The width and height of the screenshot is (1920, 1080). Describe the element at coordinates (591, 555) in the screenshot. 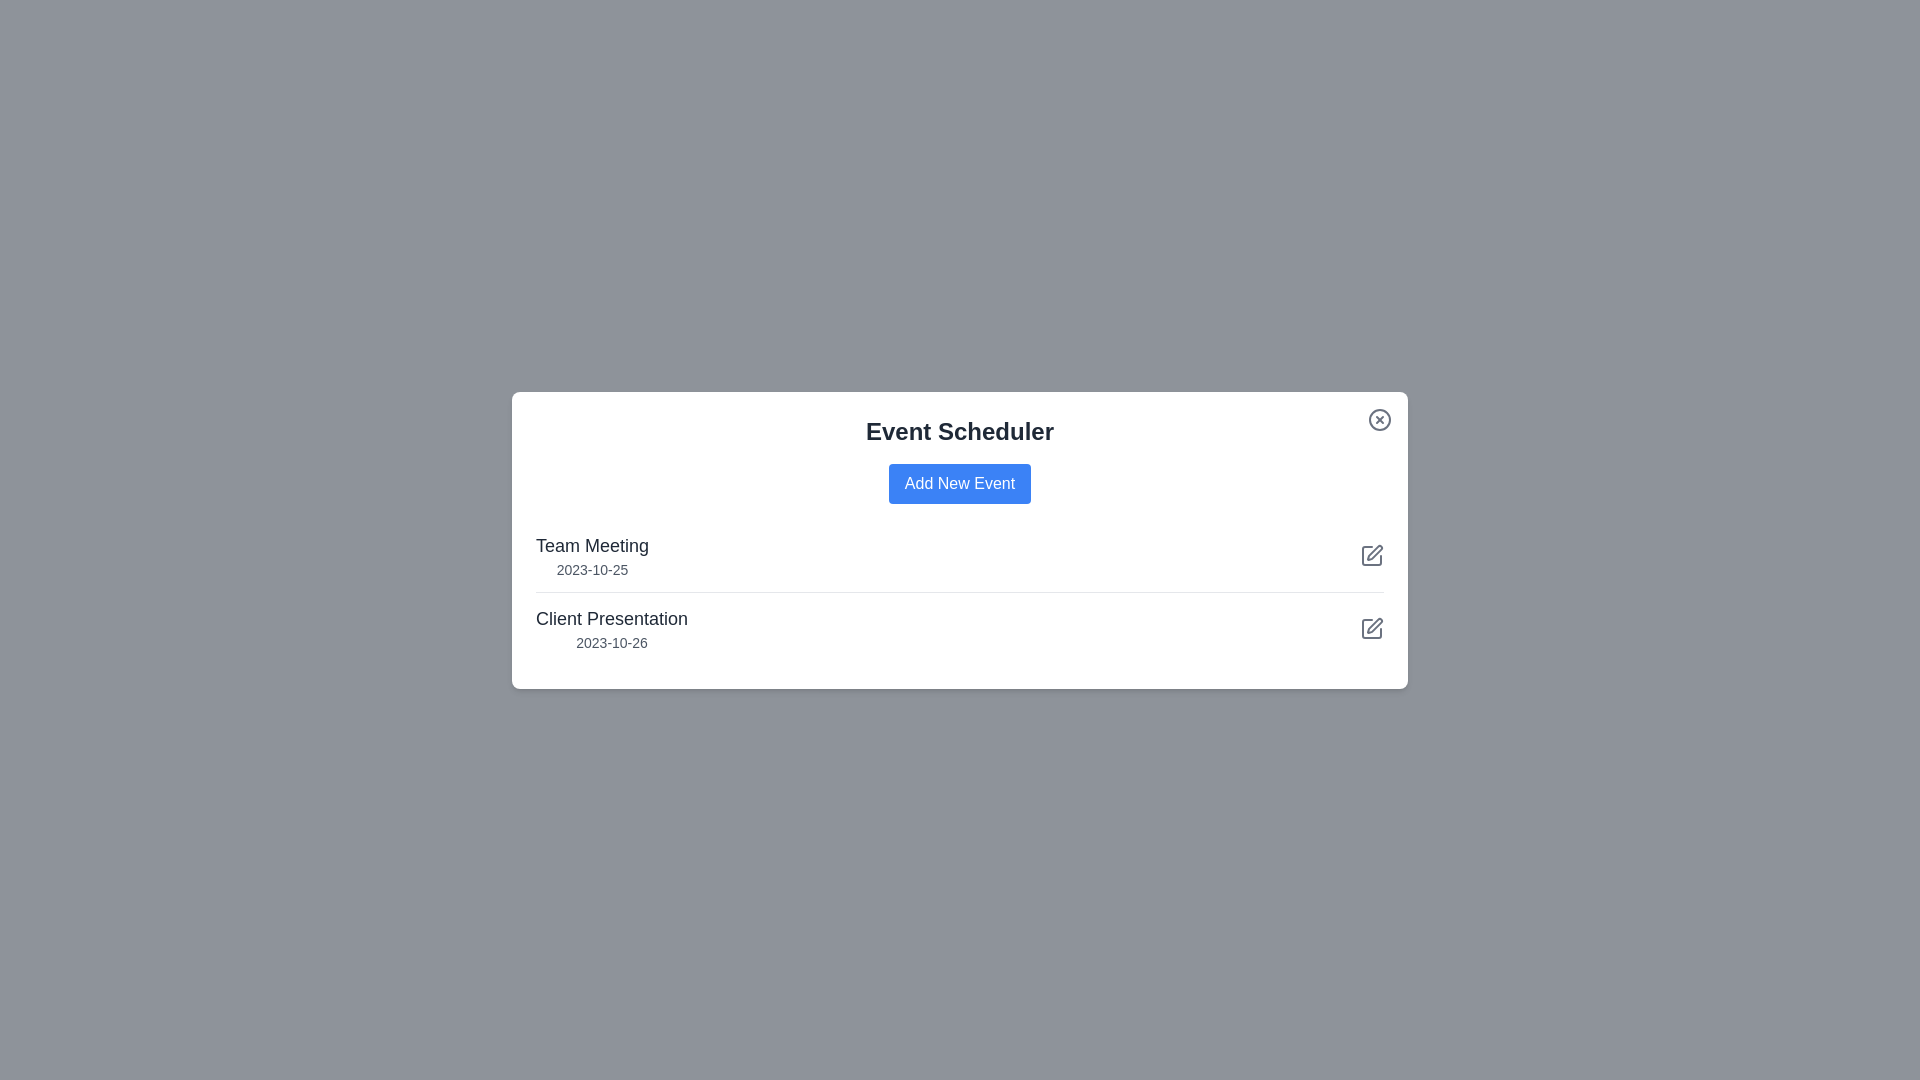

I see `the event title and date label located under the 'Event Scheduler' heading, which is the topmost event in the list above the 'Client Presentation' event` at that location.